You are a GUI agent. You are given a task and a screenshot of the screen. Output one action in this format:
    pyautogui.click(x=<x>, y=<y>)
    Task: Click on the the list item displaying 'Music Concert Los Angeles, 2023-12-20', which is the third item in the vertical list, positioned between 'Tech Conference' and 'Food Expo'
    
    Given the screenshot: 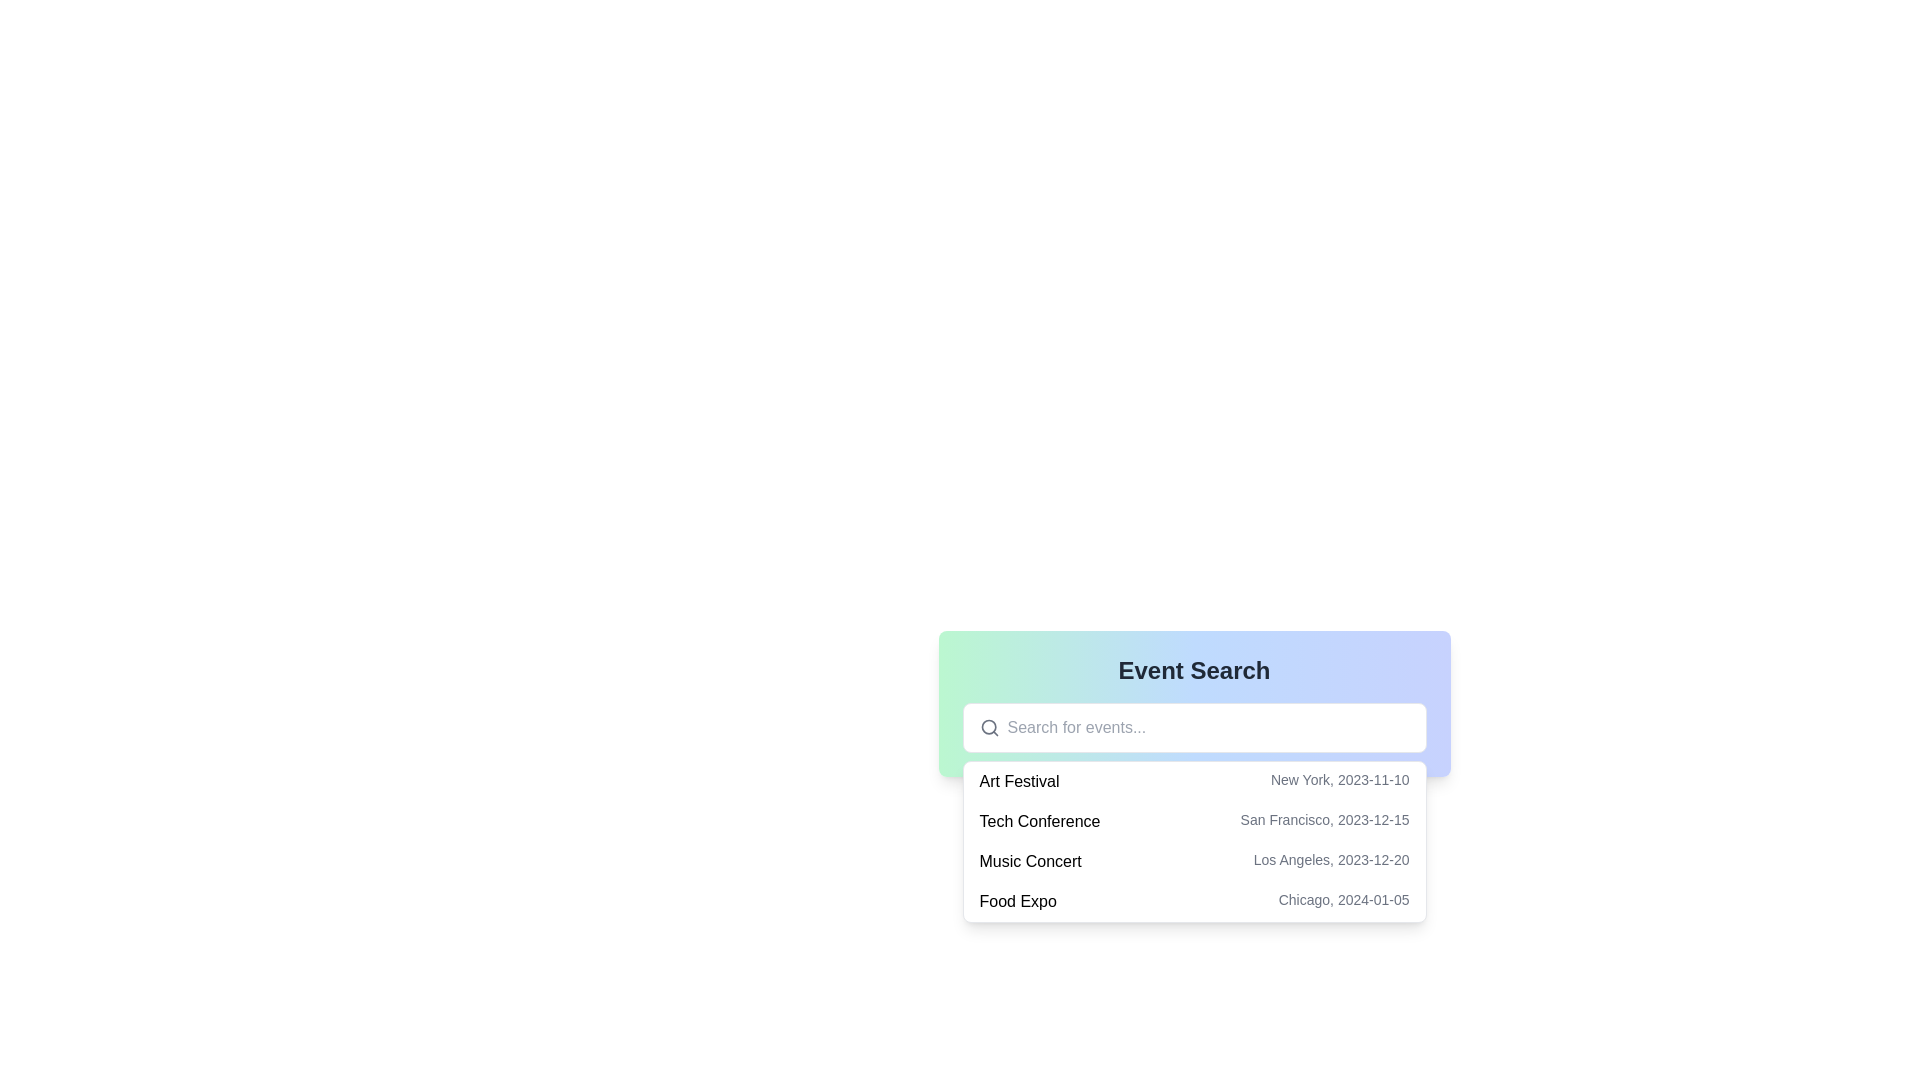 What is the action you would take?
    pyautogui.click(x=1194, y=860)
    